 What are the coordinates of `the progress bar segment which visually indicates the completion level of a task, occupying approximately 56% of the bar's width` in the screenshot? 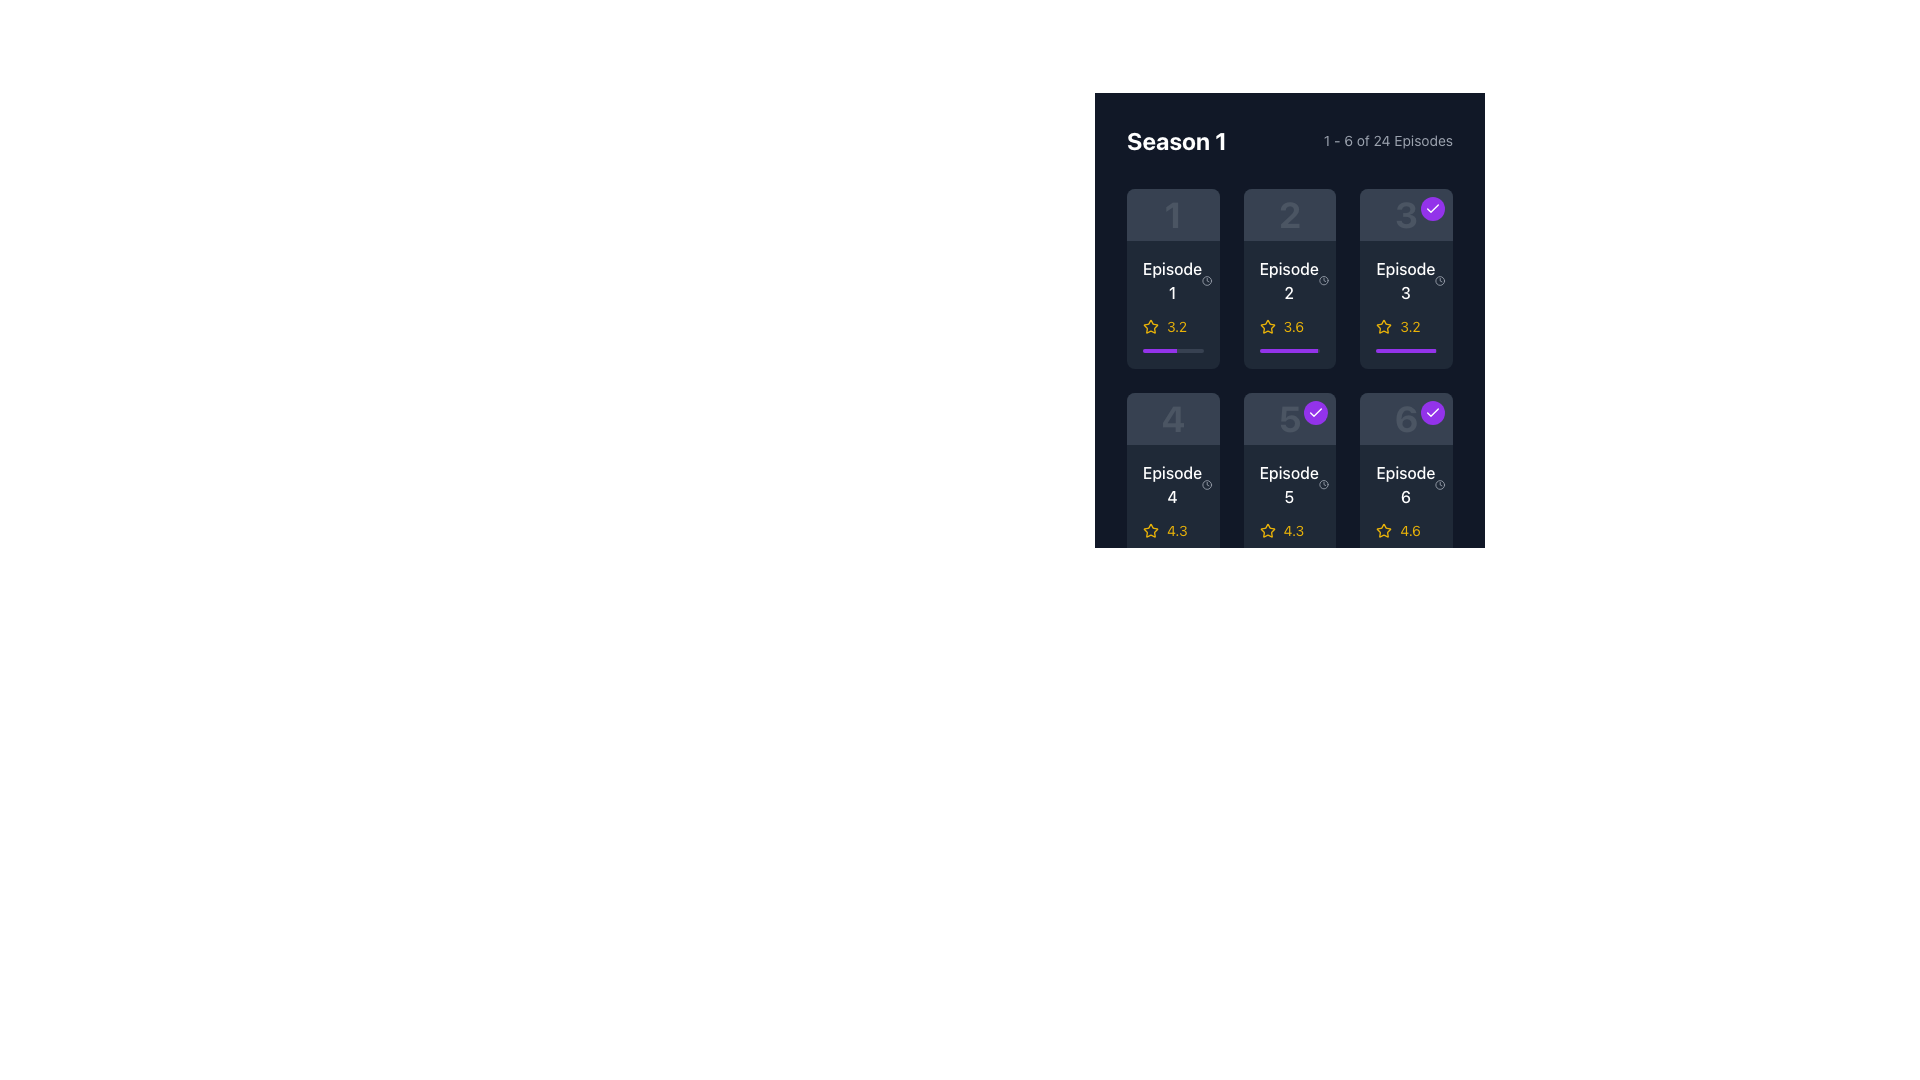 It's located at (1160, 350).